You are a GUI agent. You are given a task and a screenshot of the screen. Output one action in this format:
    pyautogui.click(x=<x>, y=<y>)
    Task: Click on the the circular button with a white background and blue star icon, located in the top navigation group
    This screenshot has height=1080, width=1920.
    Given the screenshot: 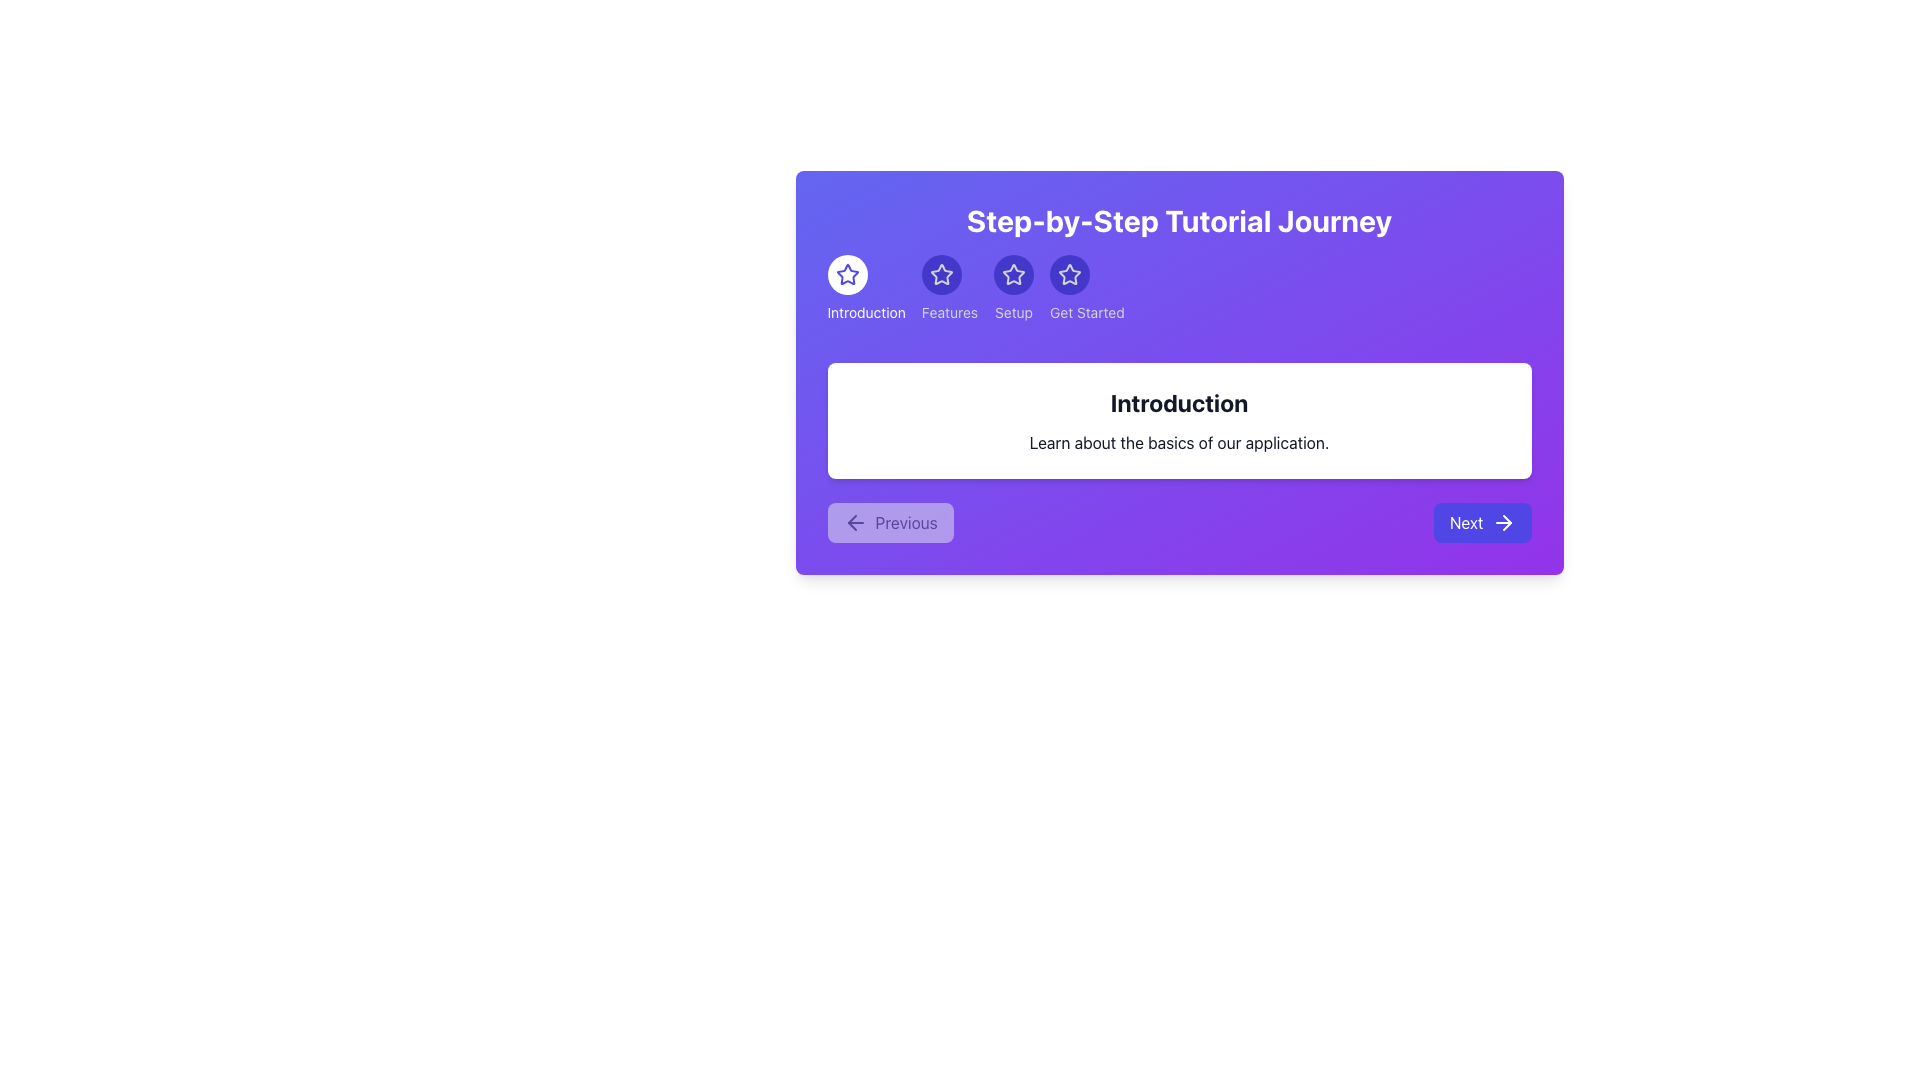 What is the action you would take?
    pyautogui.click(x=847, y=274)
    